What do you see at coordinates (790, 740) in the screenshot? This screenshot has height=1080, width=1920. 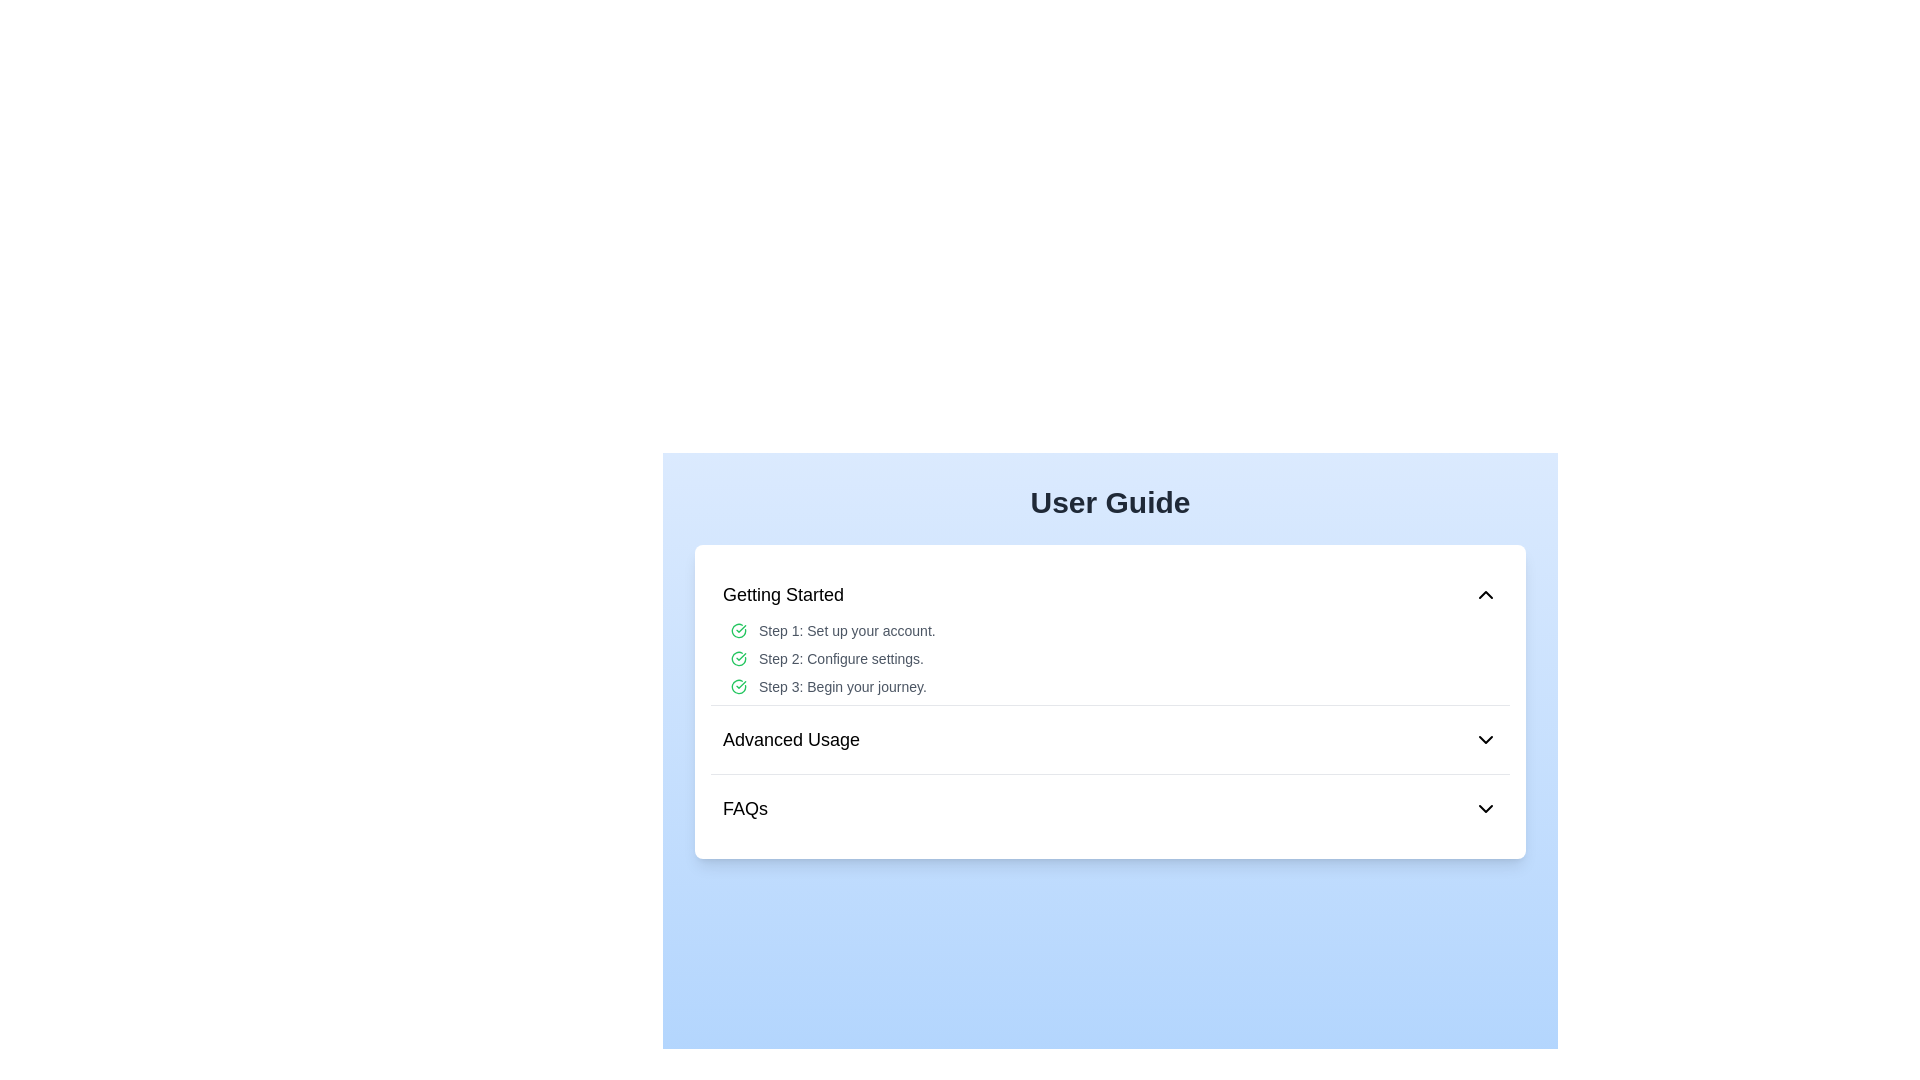 I see `the text label displaying 'Advanced Usage', which is styled in bold and located within the expandable section under 'Getting Started'` at bounding box center [790, 740].